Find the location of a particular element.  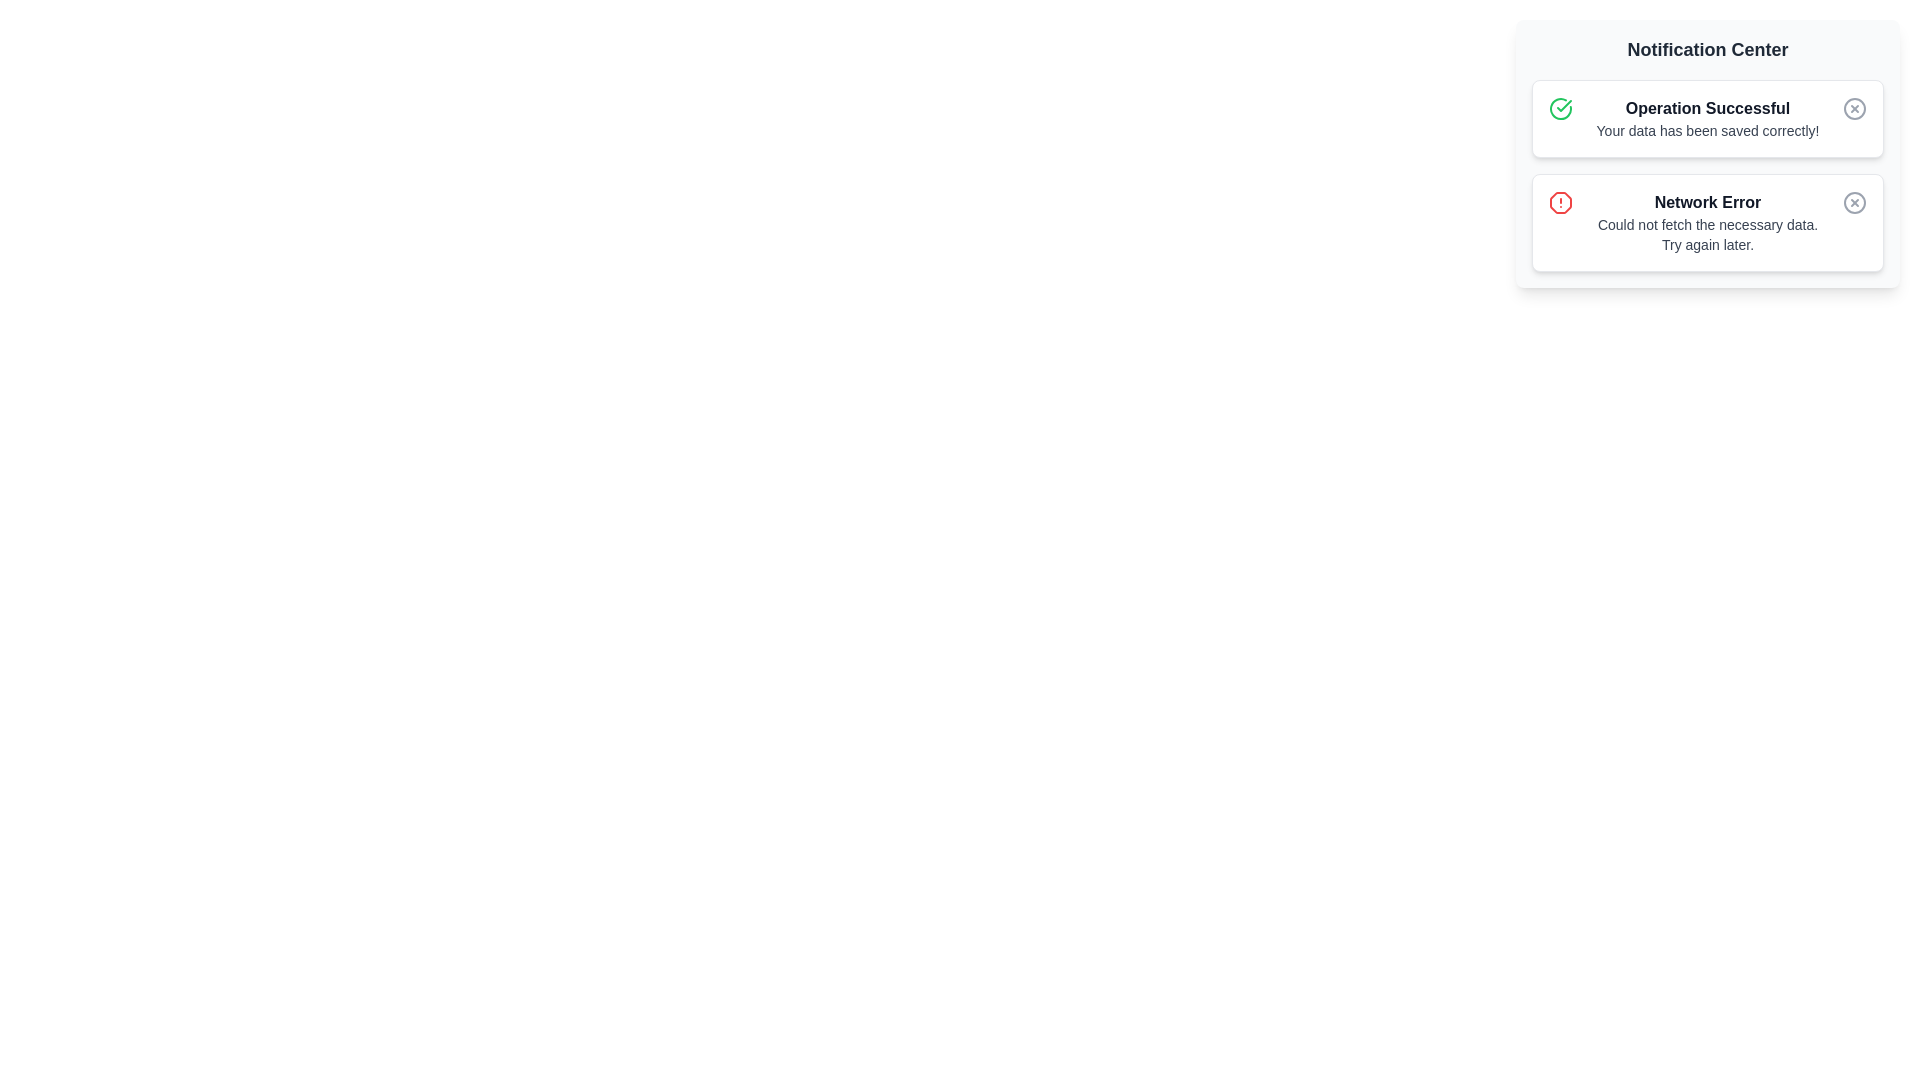

the green checkmark icon located within the circular outline of the 'Operation Successful' notification entry is located at coordinates (1563, 105).